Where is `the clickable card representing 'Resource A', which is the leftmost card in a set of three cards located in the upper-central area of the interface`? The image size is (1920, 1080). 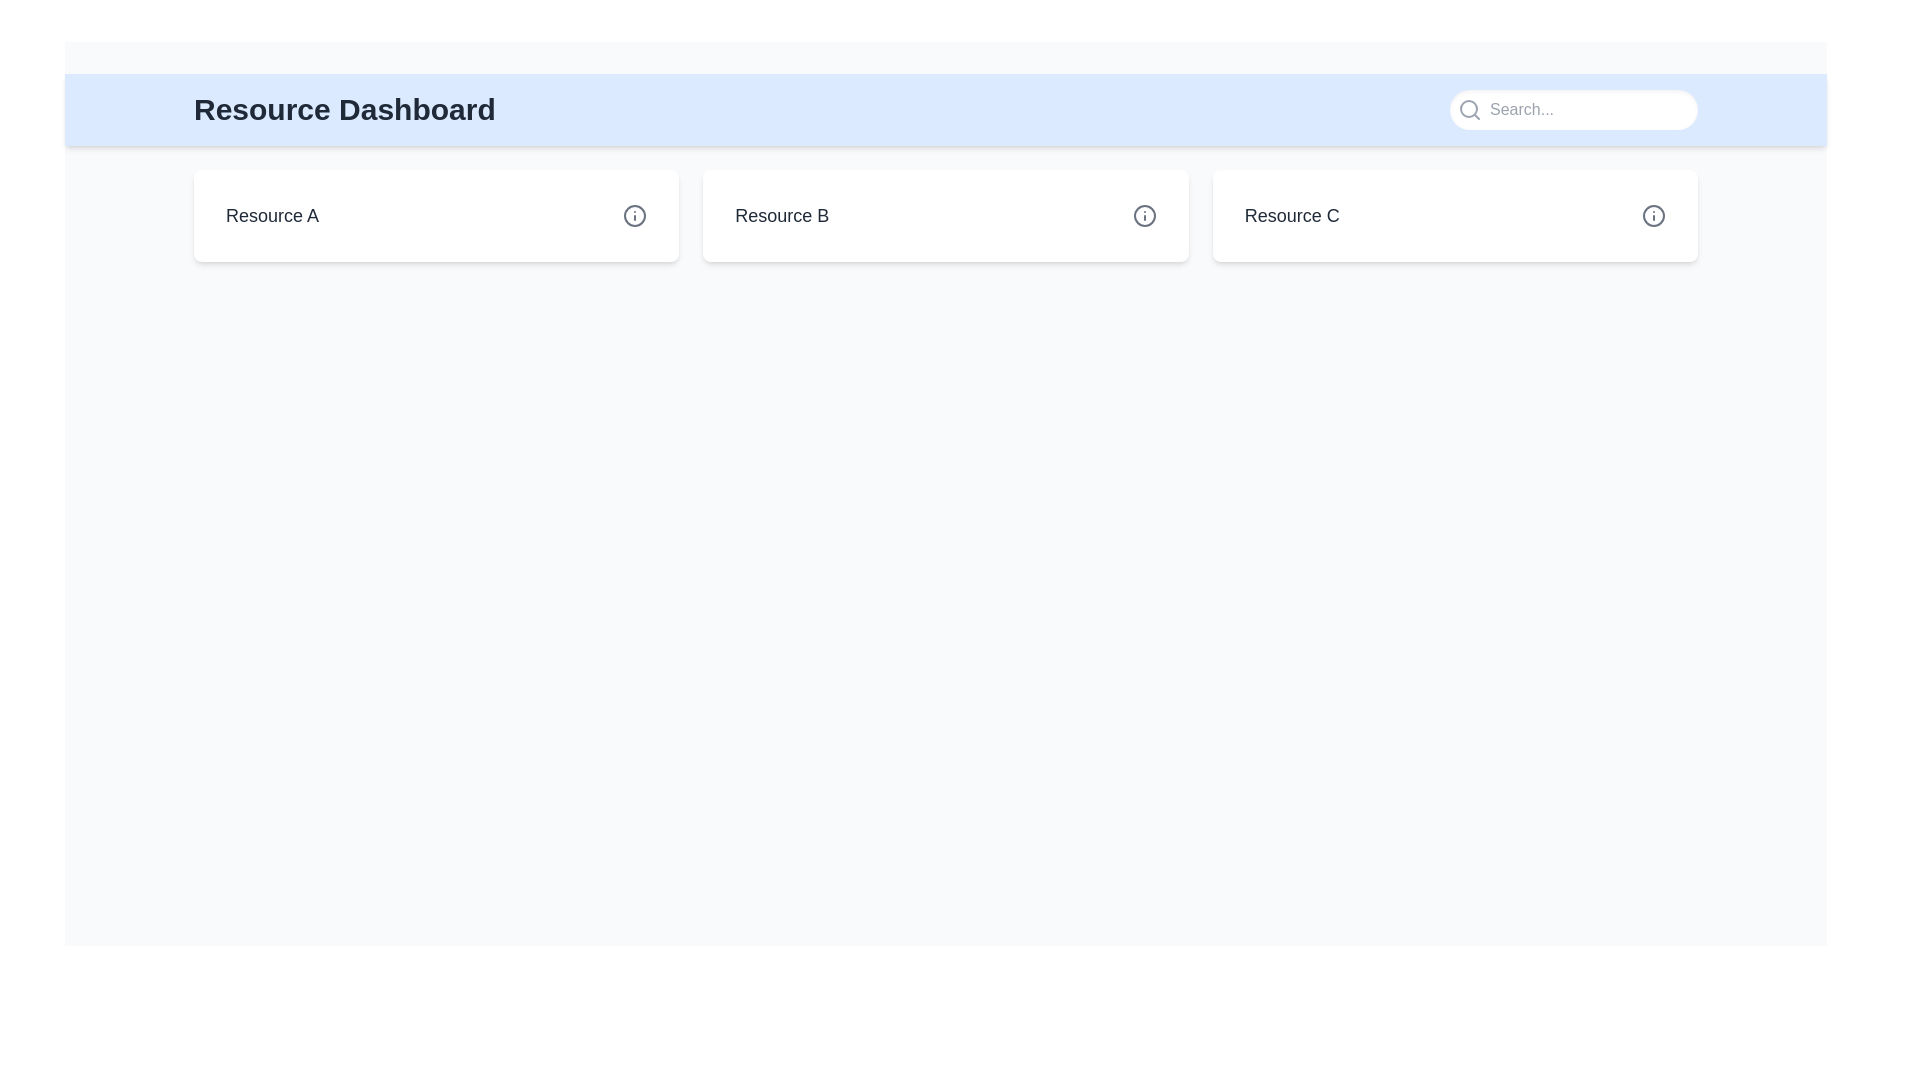 the clickable card representing 'Resource A', which is the leftmost card in a set of three cards located in the upper-central area of the interface is located at coordinates (435, 216).